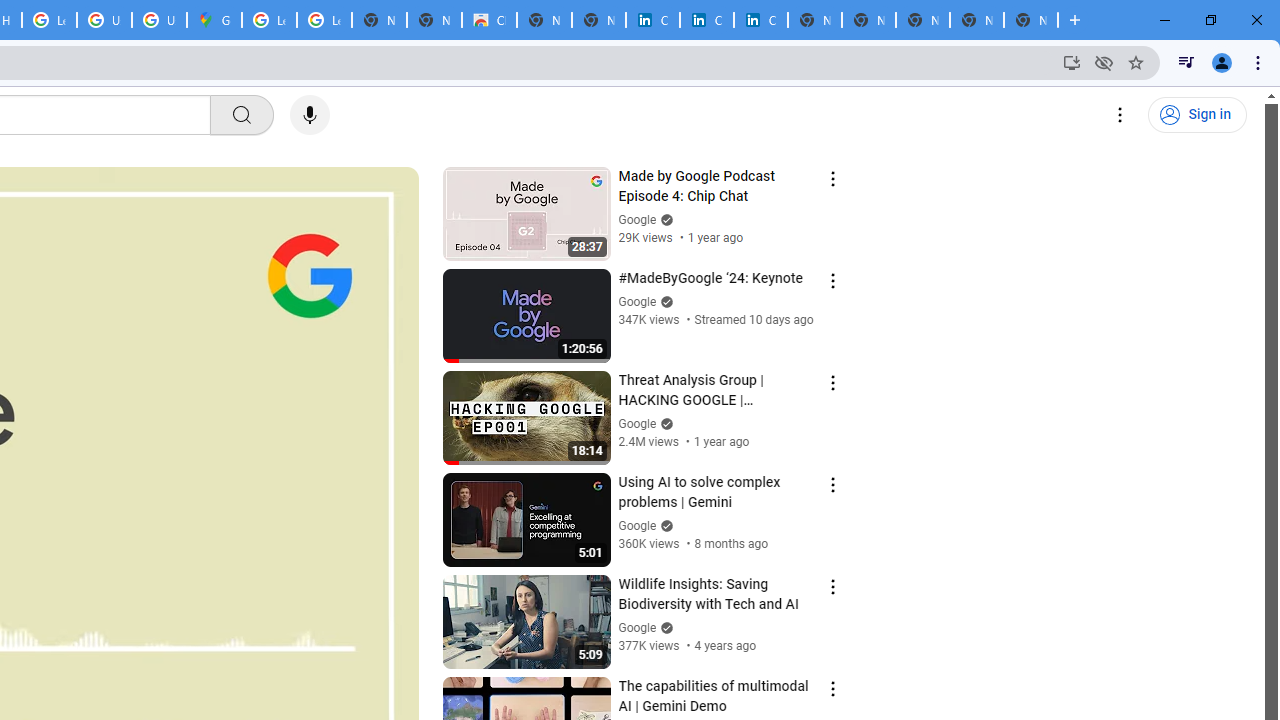  Describe the element at coordinates (832, 688) in the screenshot. I see `'Action menu'` at that location.